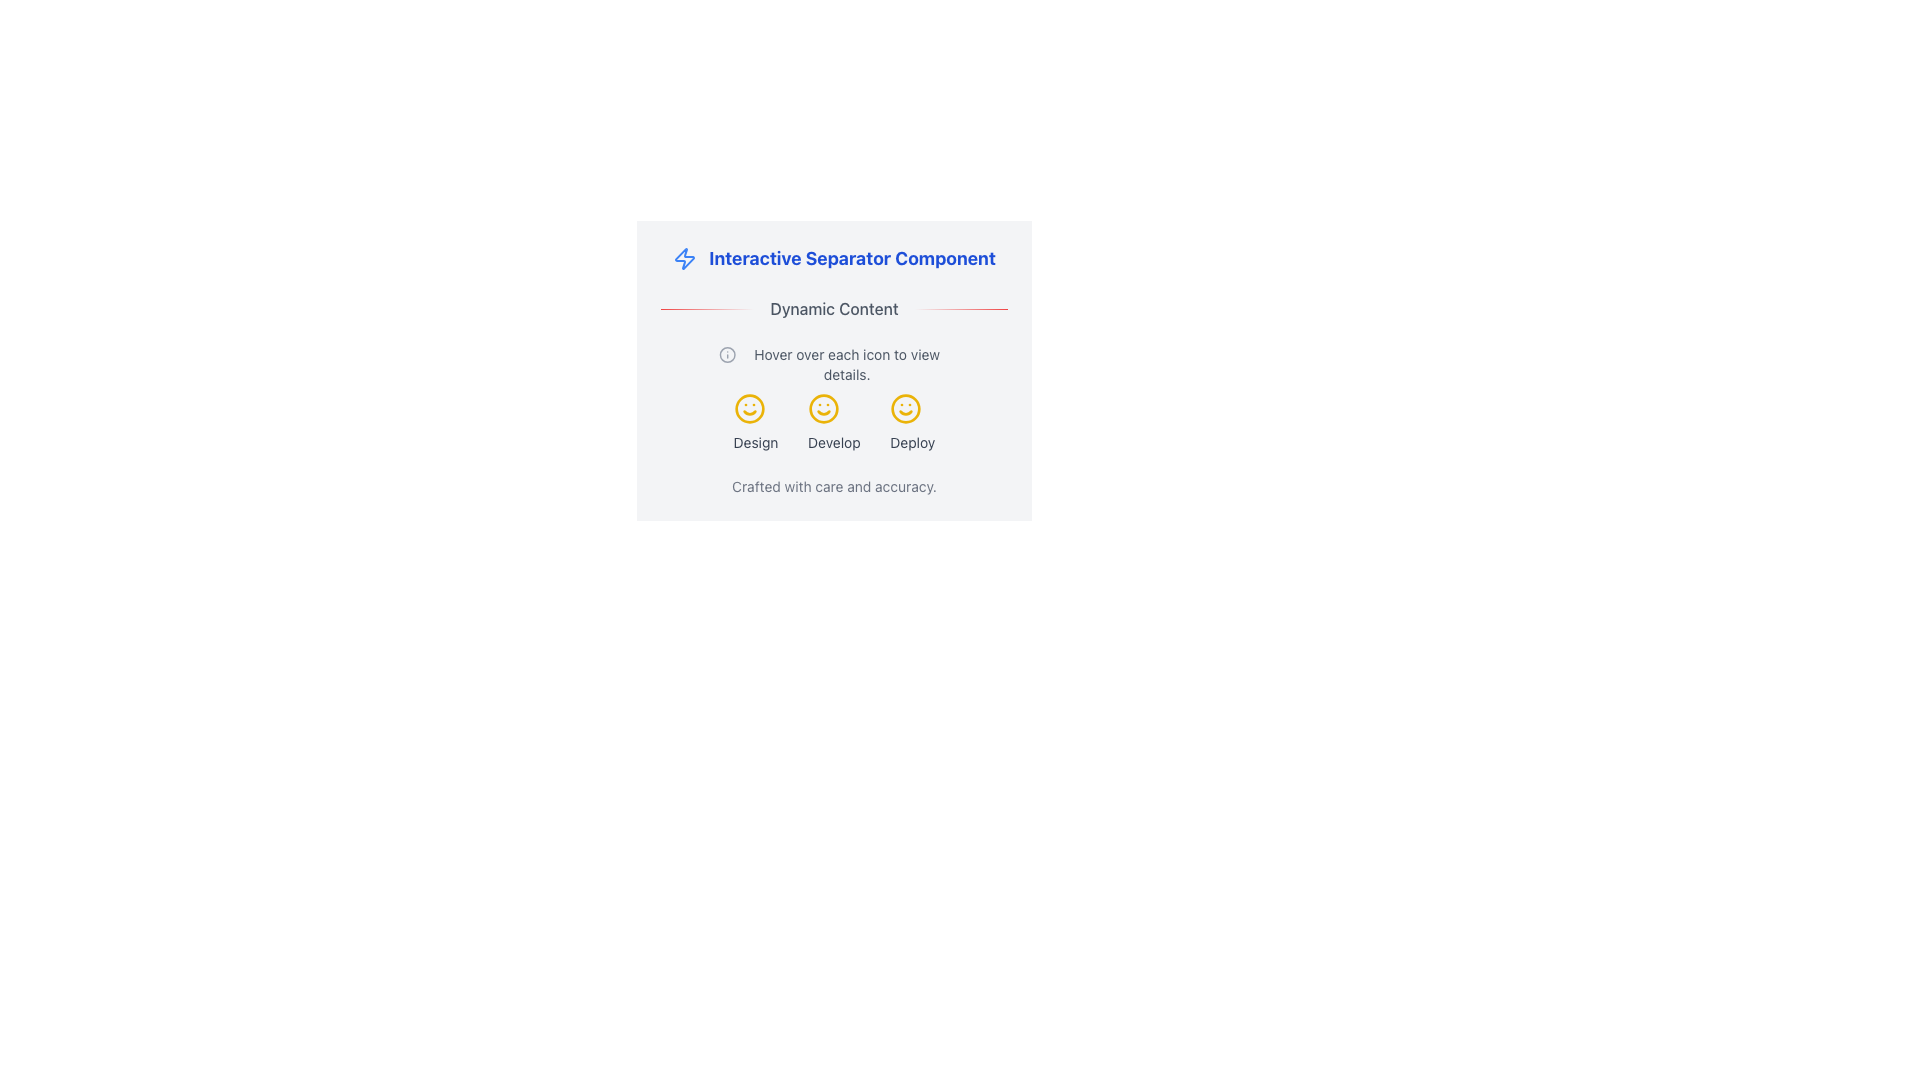 This screenshot has width=1920, height=1080. I want to click on the informational label located below the 'Dynamic Content' header and within the 'Interactive Separator Component', so click(834, 365).